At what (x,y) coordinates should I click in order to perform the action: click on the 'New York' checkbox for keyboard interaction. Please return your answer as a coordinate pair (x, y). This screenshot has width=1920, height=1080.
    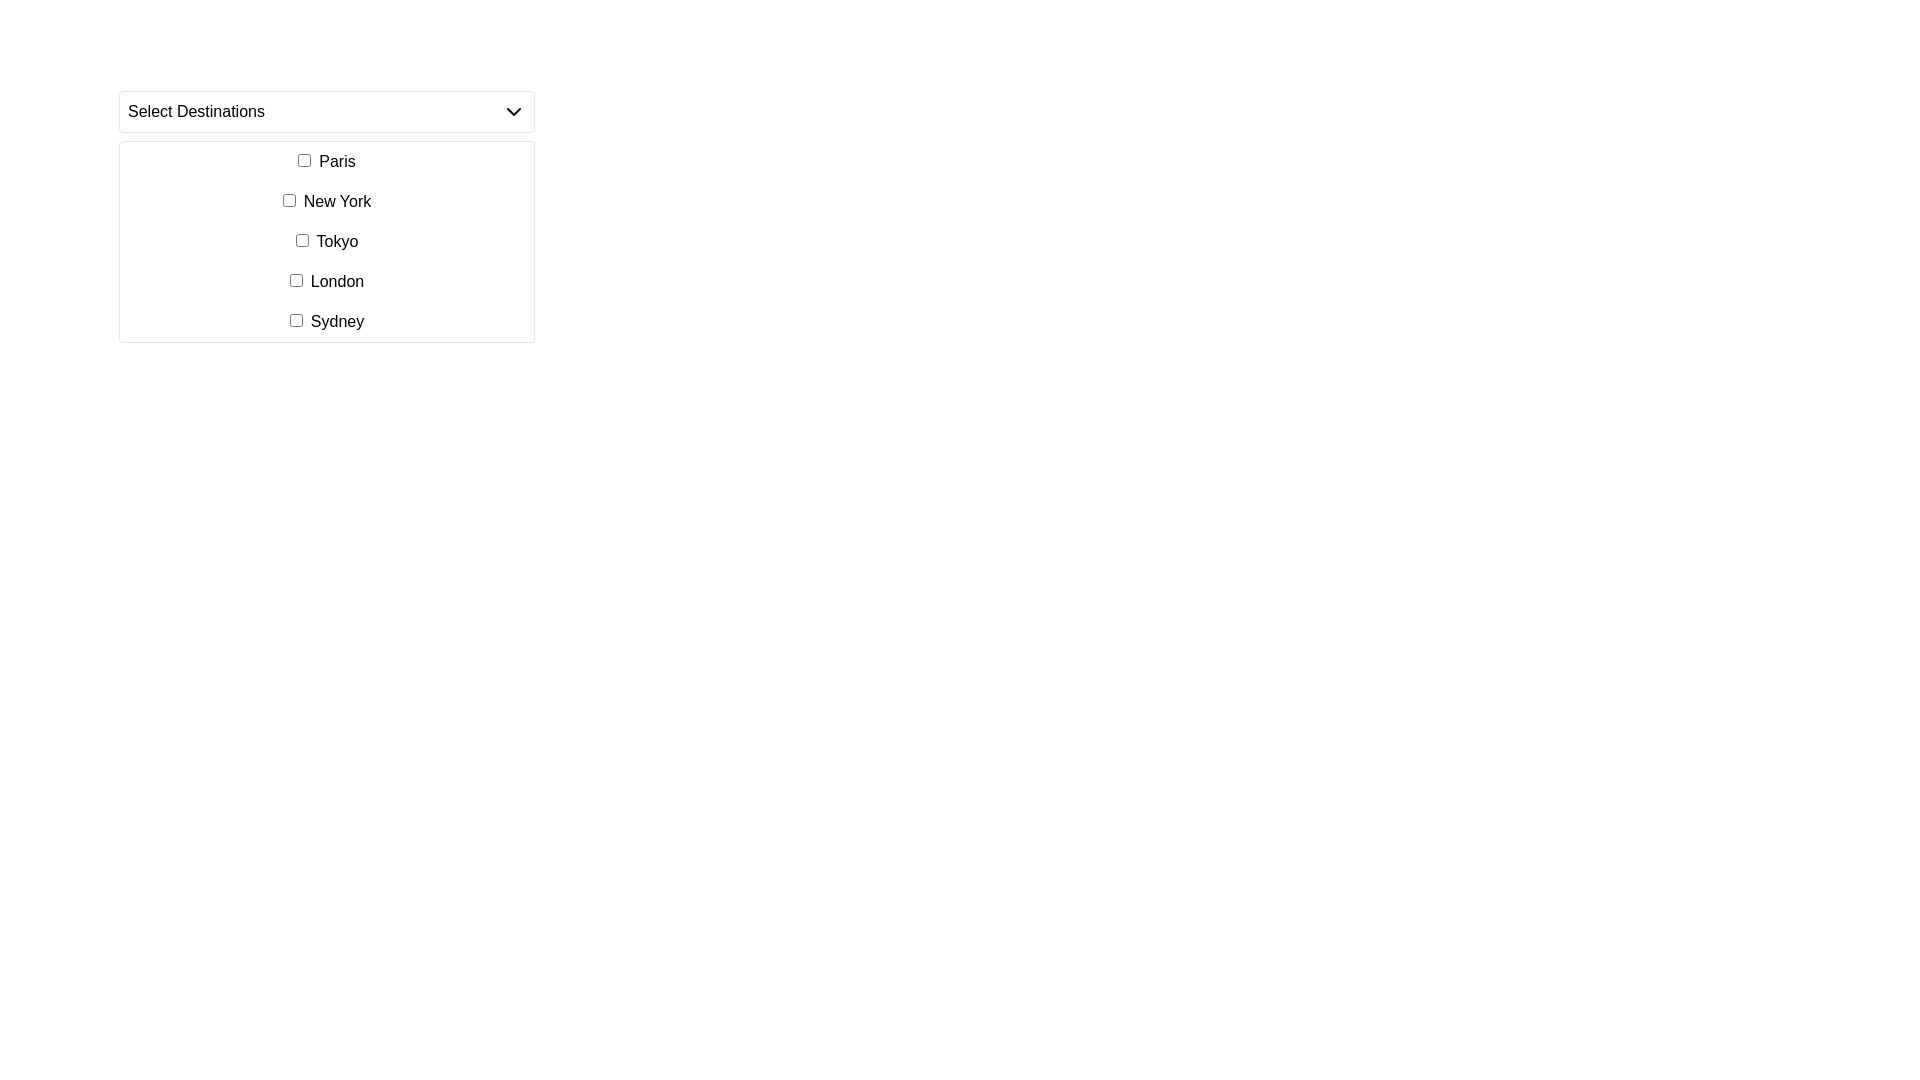
    Looking at the image, I should click on (288, 200).